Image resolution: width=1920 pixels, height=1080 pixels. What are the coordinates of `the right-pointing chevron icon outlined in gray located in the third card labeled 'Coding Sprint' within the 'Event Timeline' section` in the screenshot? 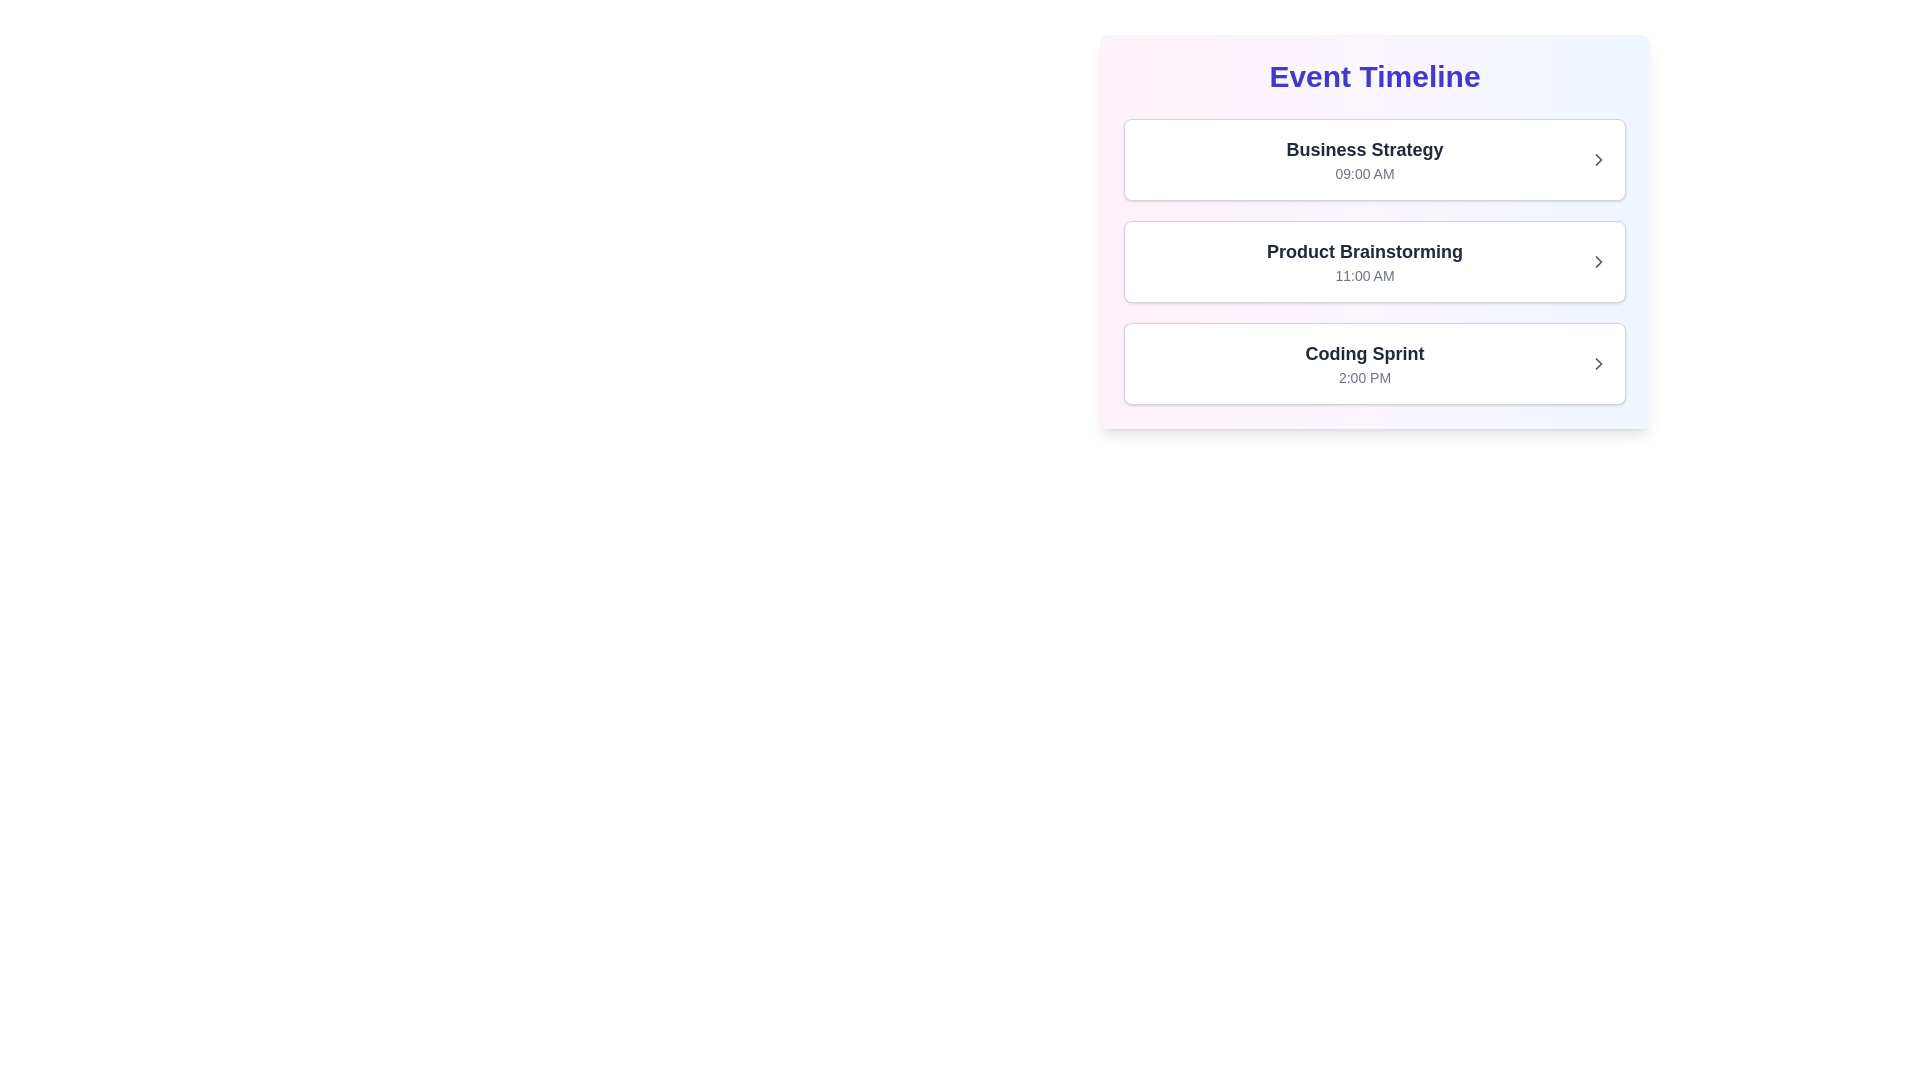 It's located at (1597, 363).